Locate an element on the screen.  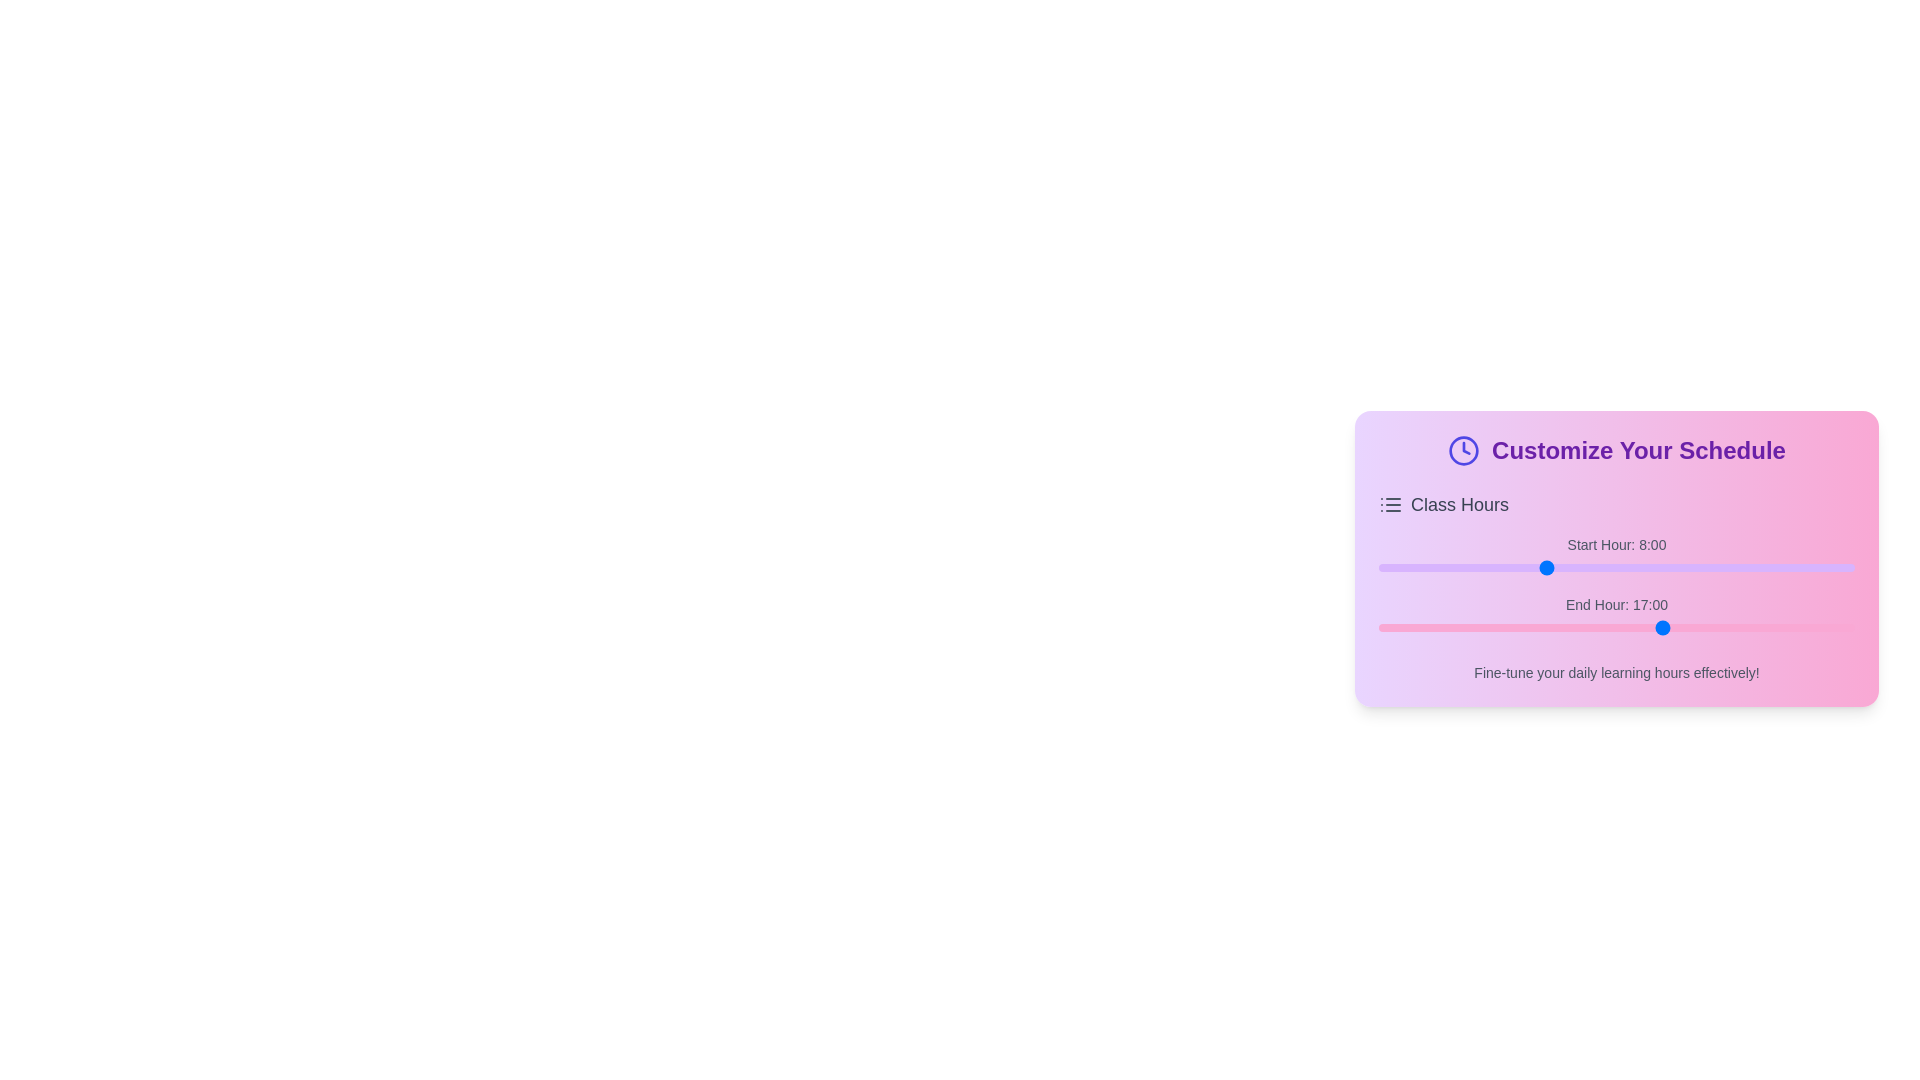
the slider to set the start hour to 7 is located at coordinates (1522, 567).